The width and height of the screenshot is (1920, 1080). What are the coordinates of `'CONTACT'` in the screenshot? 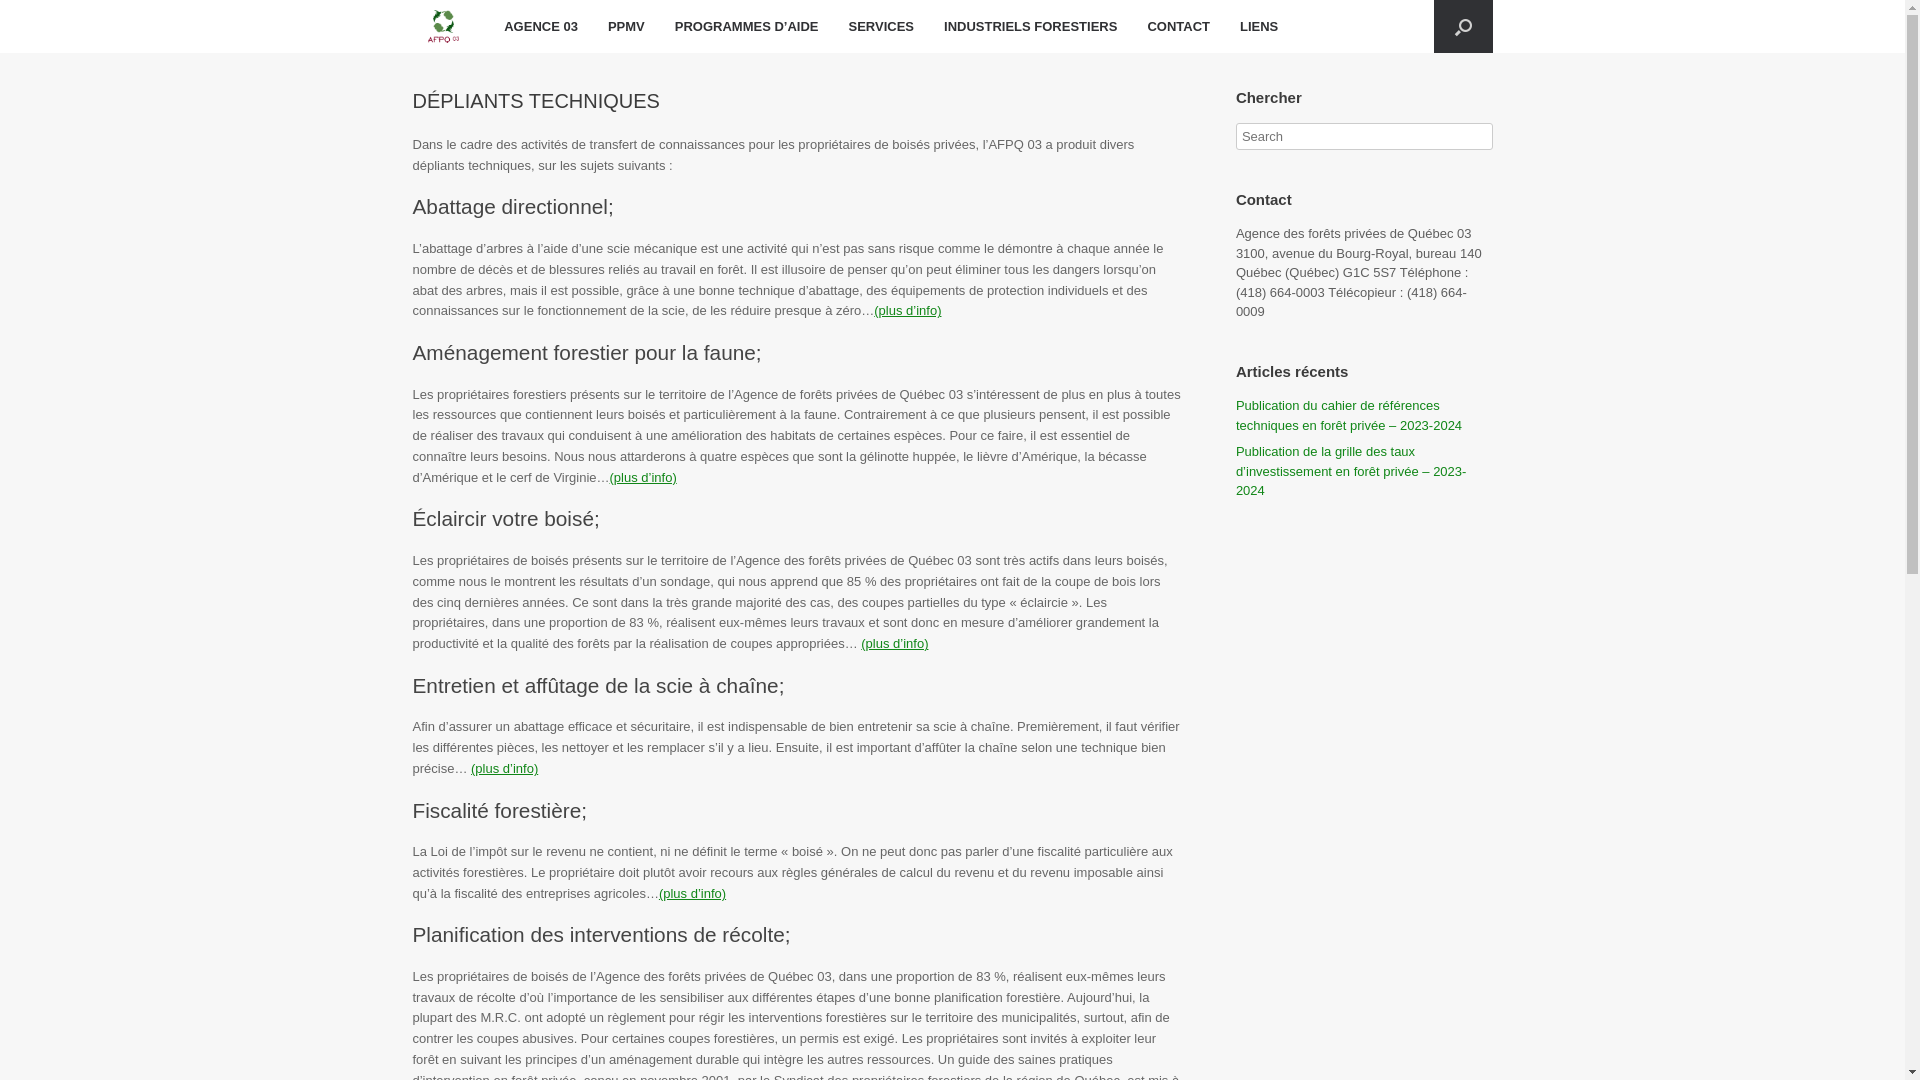 It's located at (1178, 26).